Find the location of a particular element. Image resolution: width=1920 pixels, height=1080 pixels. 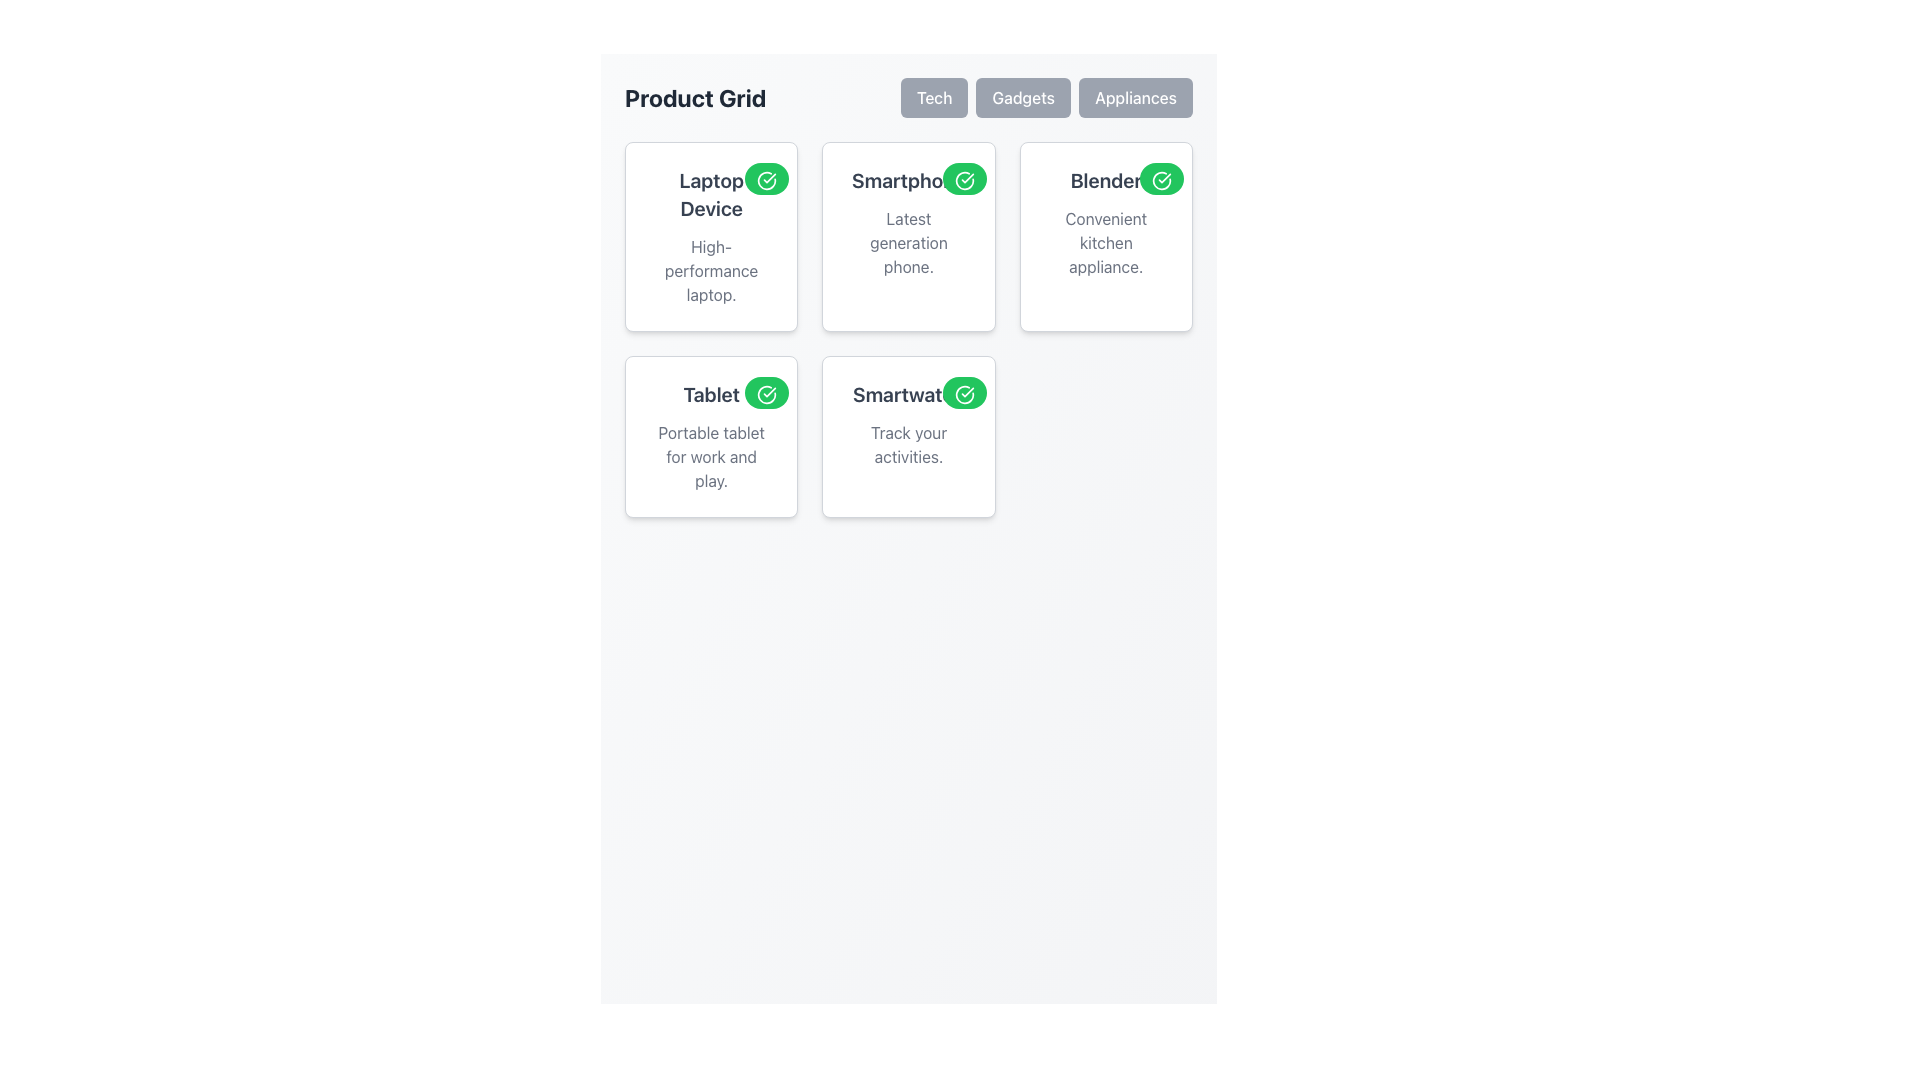

the positive status SVG graphic icon located in the top-right corner of the 'Smartwatch' card is located at coordinates (964, 394).